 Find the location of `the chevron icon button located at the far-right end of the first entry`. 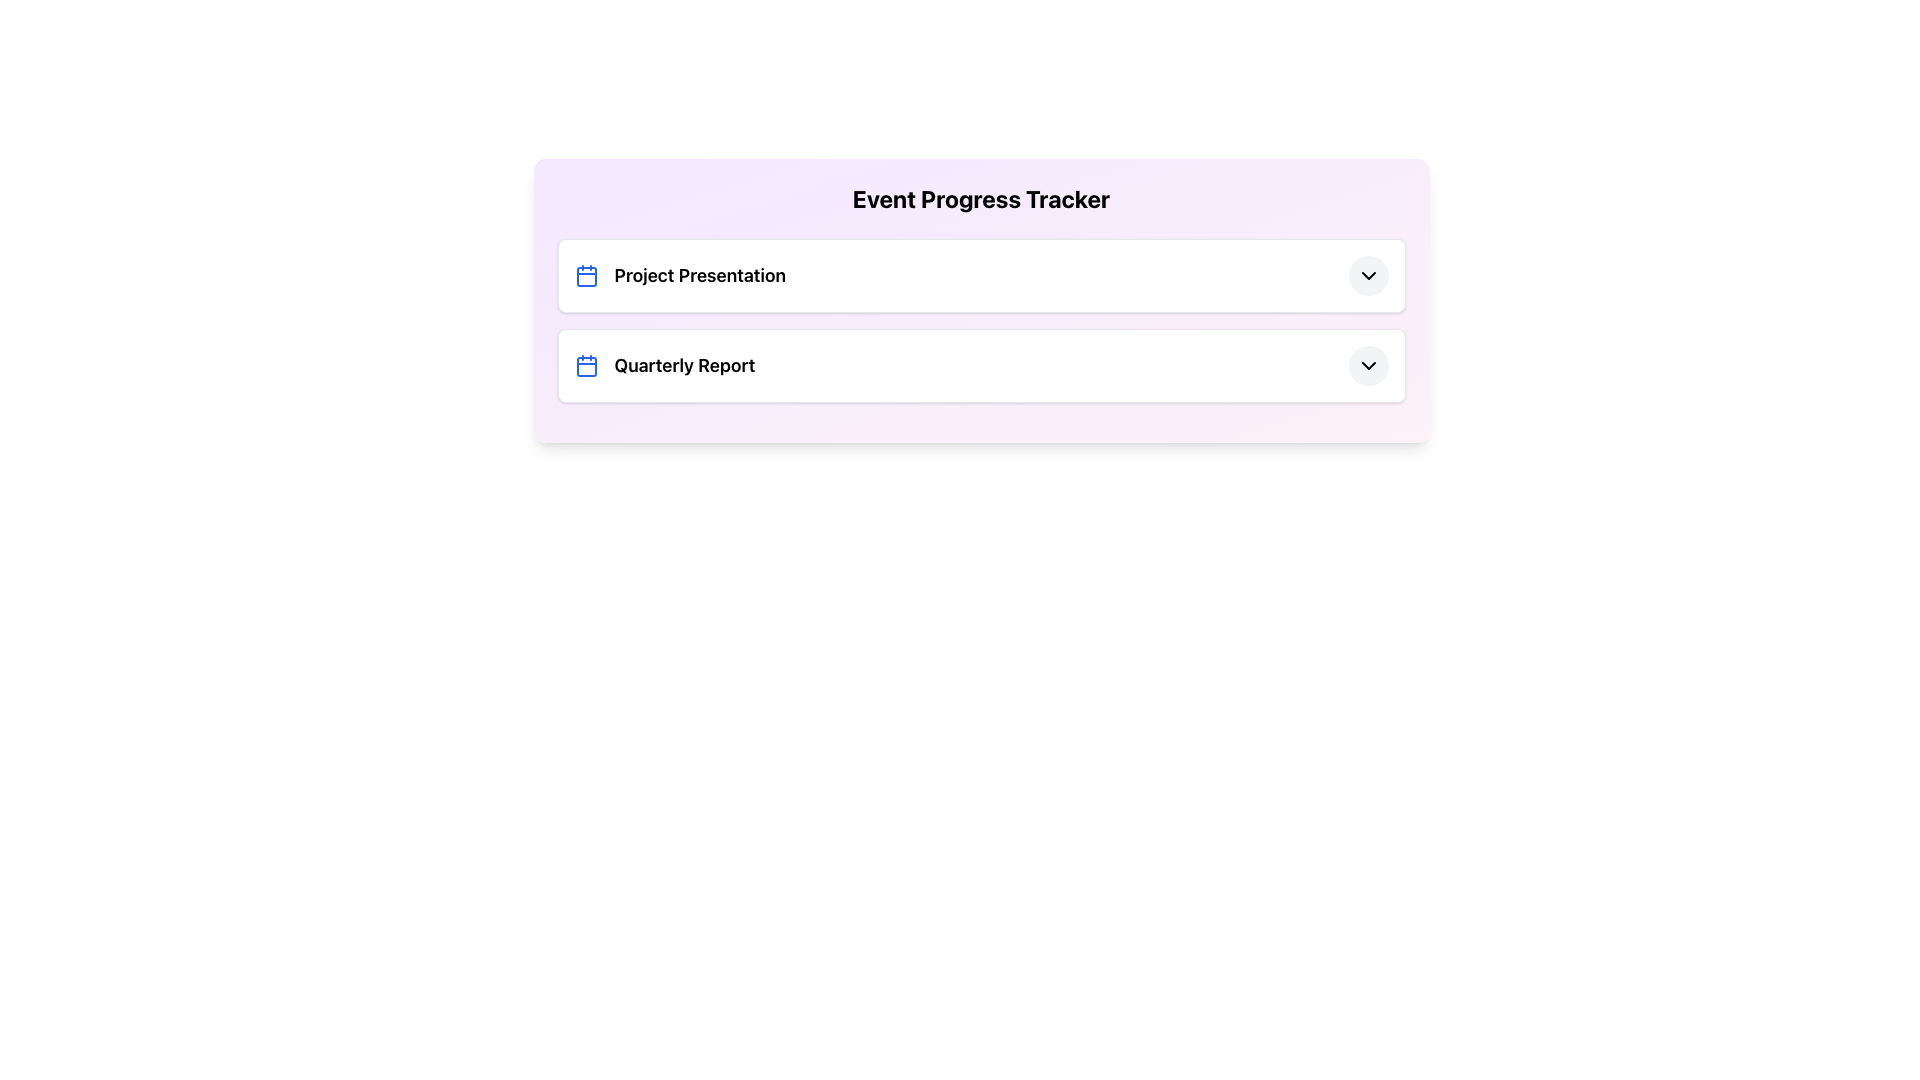

the chevron icon button located at the far-right end of the first entry is located at coordinates (1367, 276).